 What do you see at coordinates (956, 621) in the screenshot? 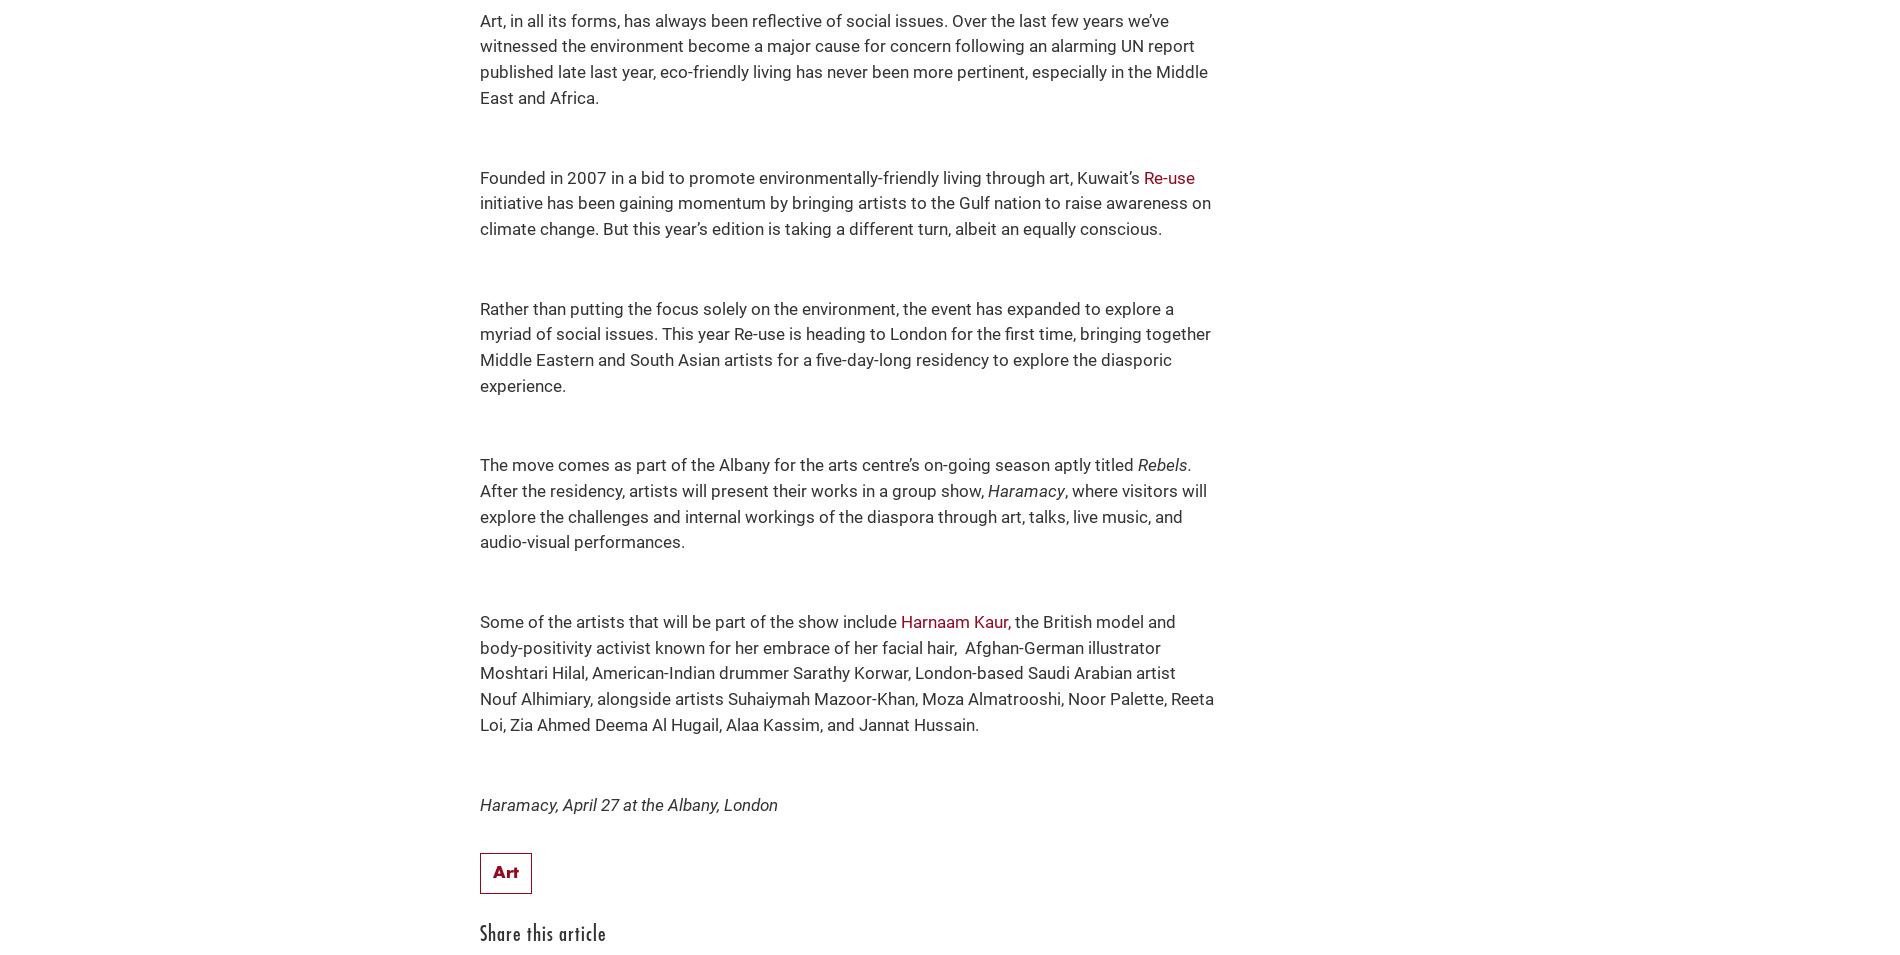
I see `'Harnaam Kaur,'` at bounding box center [956, 621].